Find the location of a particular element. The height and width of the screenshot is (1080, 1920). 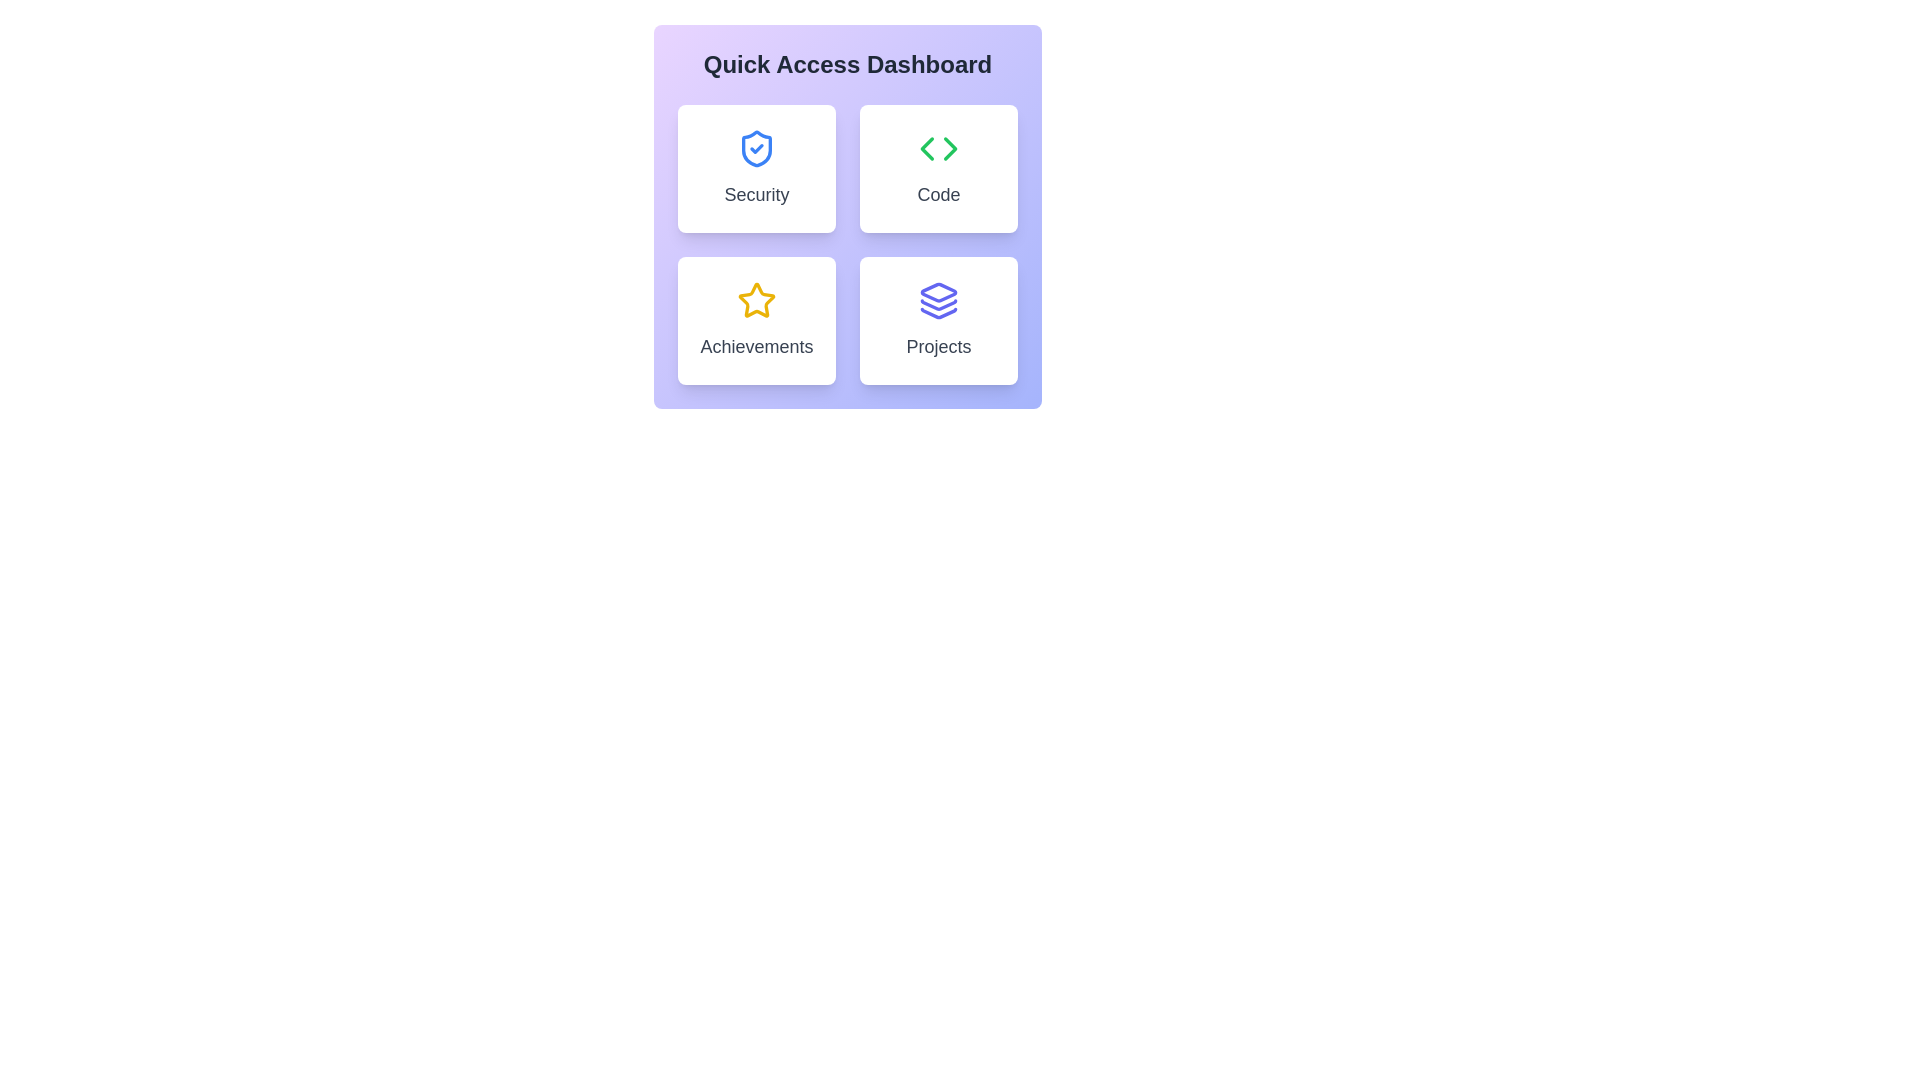

the star-shaped yellow icon located above the text 'Achievements' in the white rounded rectangular box is located at coordinates (756, 300).